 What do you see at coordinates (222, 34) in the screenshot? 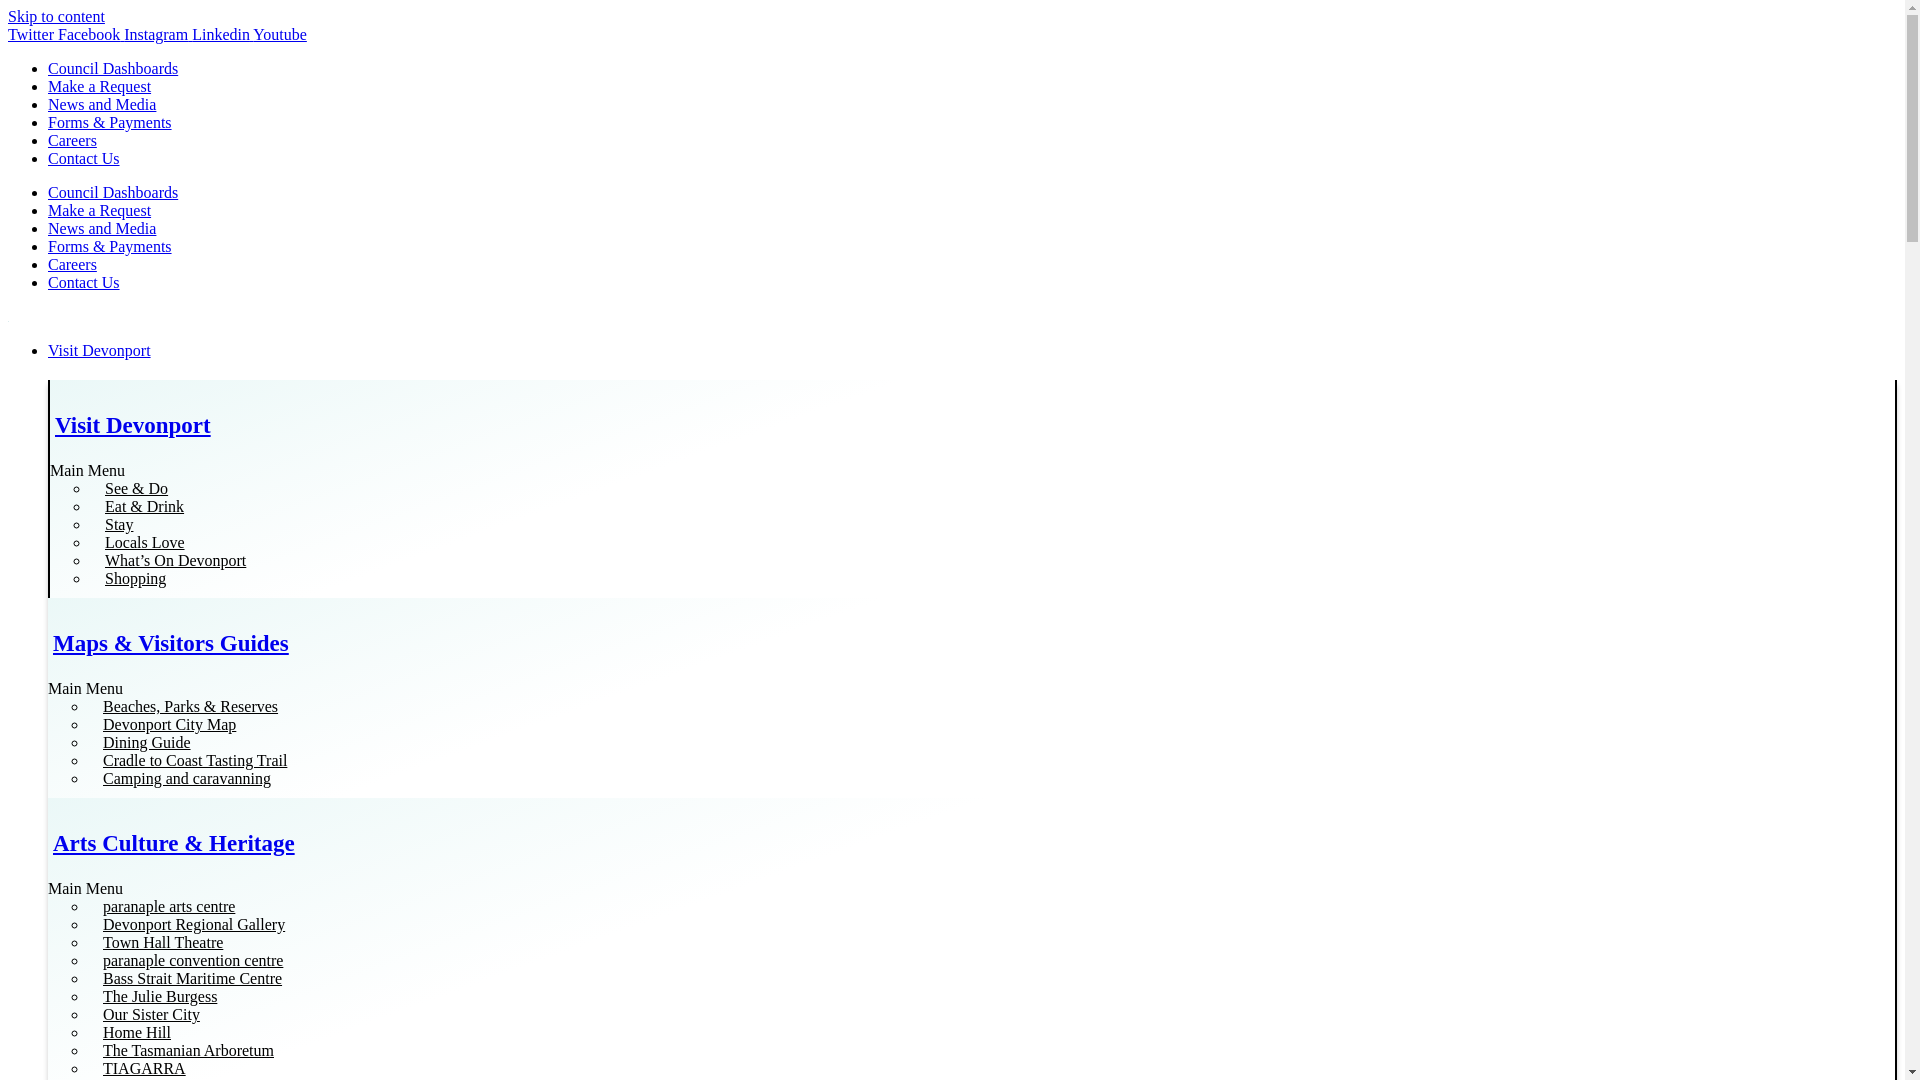
I see `'Linkedin'` at bounding box center [222, 34].